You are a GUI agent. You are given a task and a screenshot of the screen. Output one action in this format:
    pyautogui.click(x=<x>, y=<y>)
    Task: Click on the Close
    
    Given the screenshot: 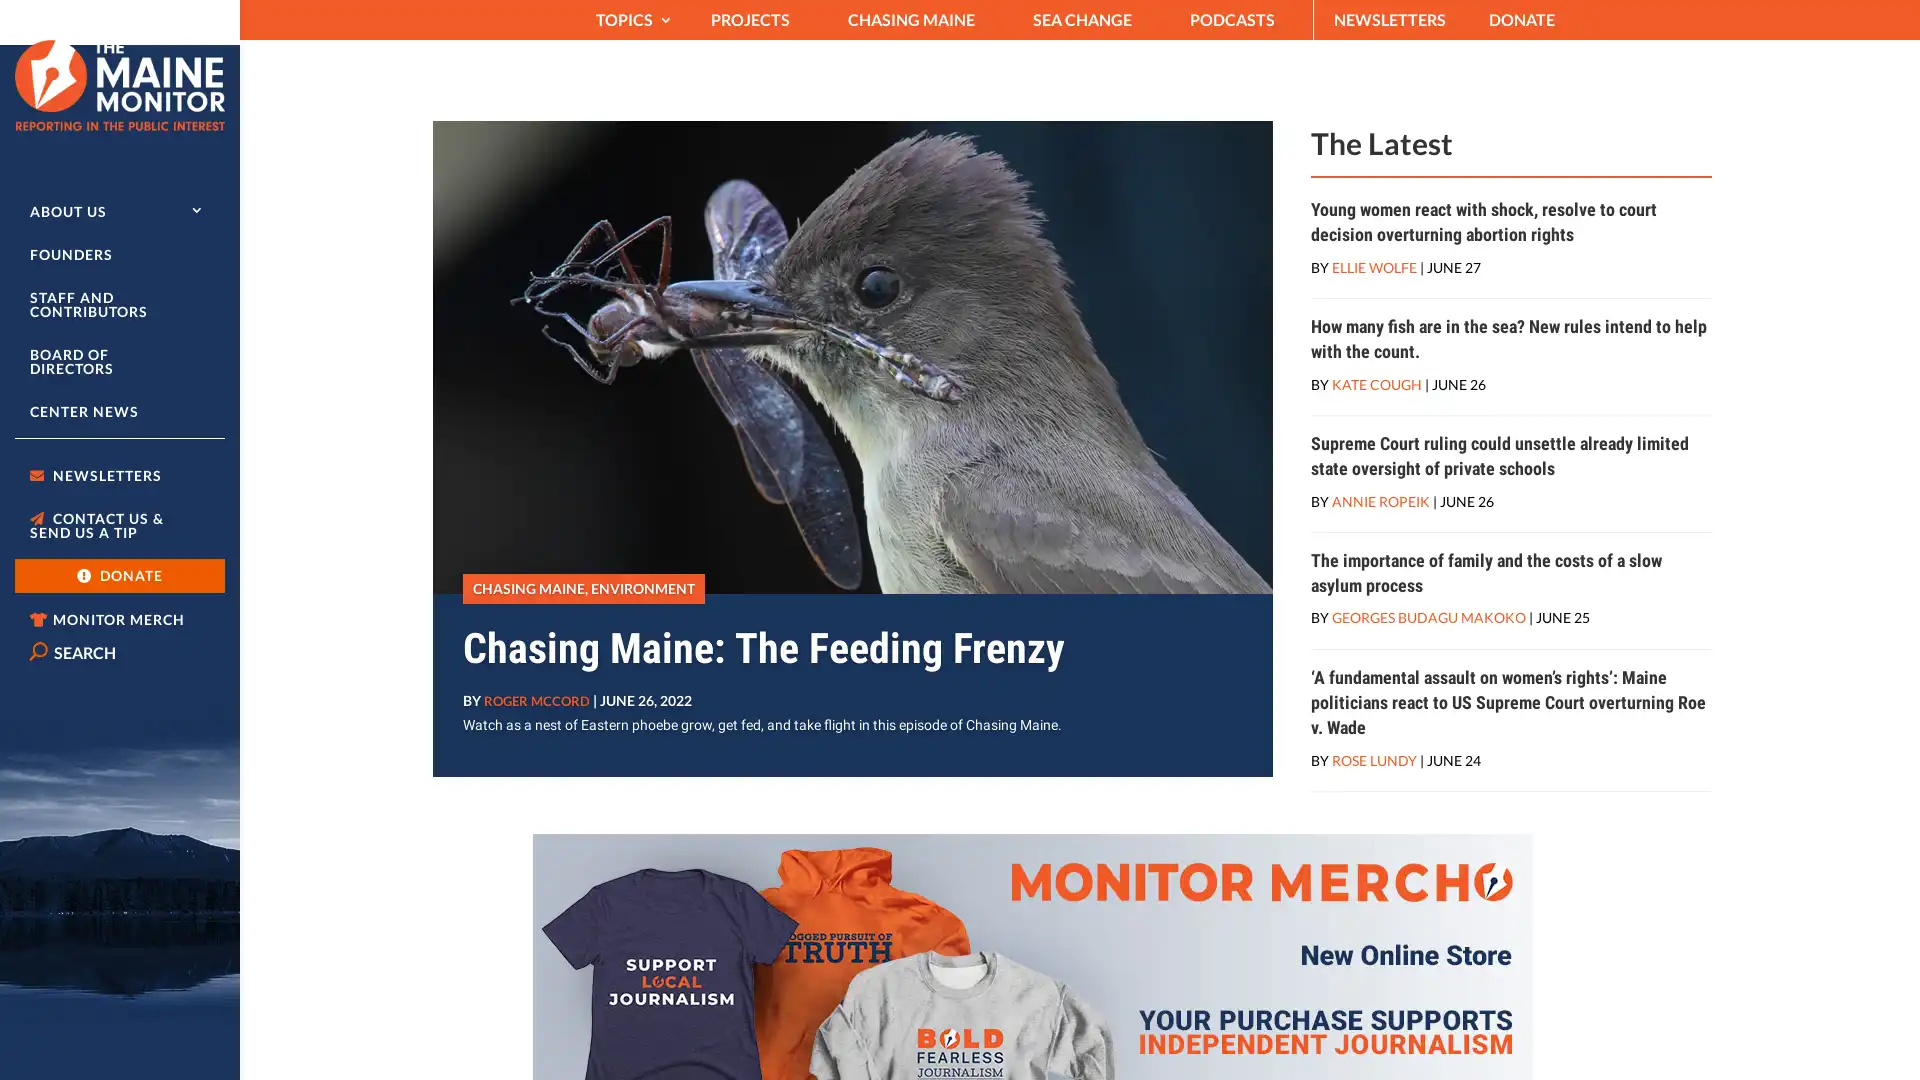 What is the action you would take?
    pyautogui.click(x=1509, y=127)
    